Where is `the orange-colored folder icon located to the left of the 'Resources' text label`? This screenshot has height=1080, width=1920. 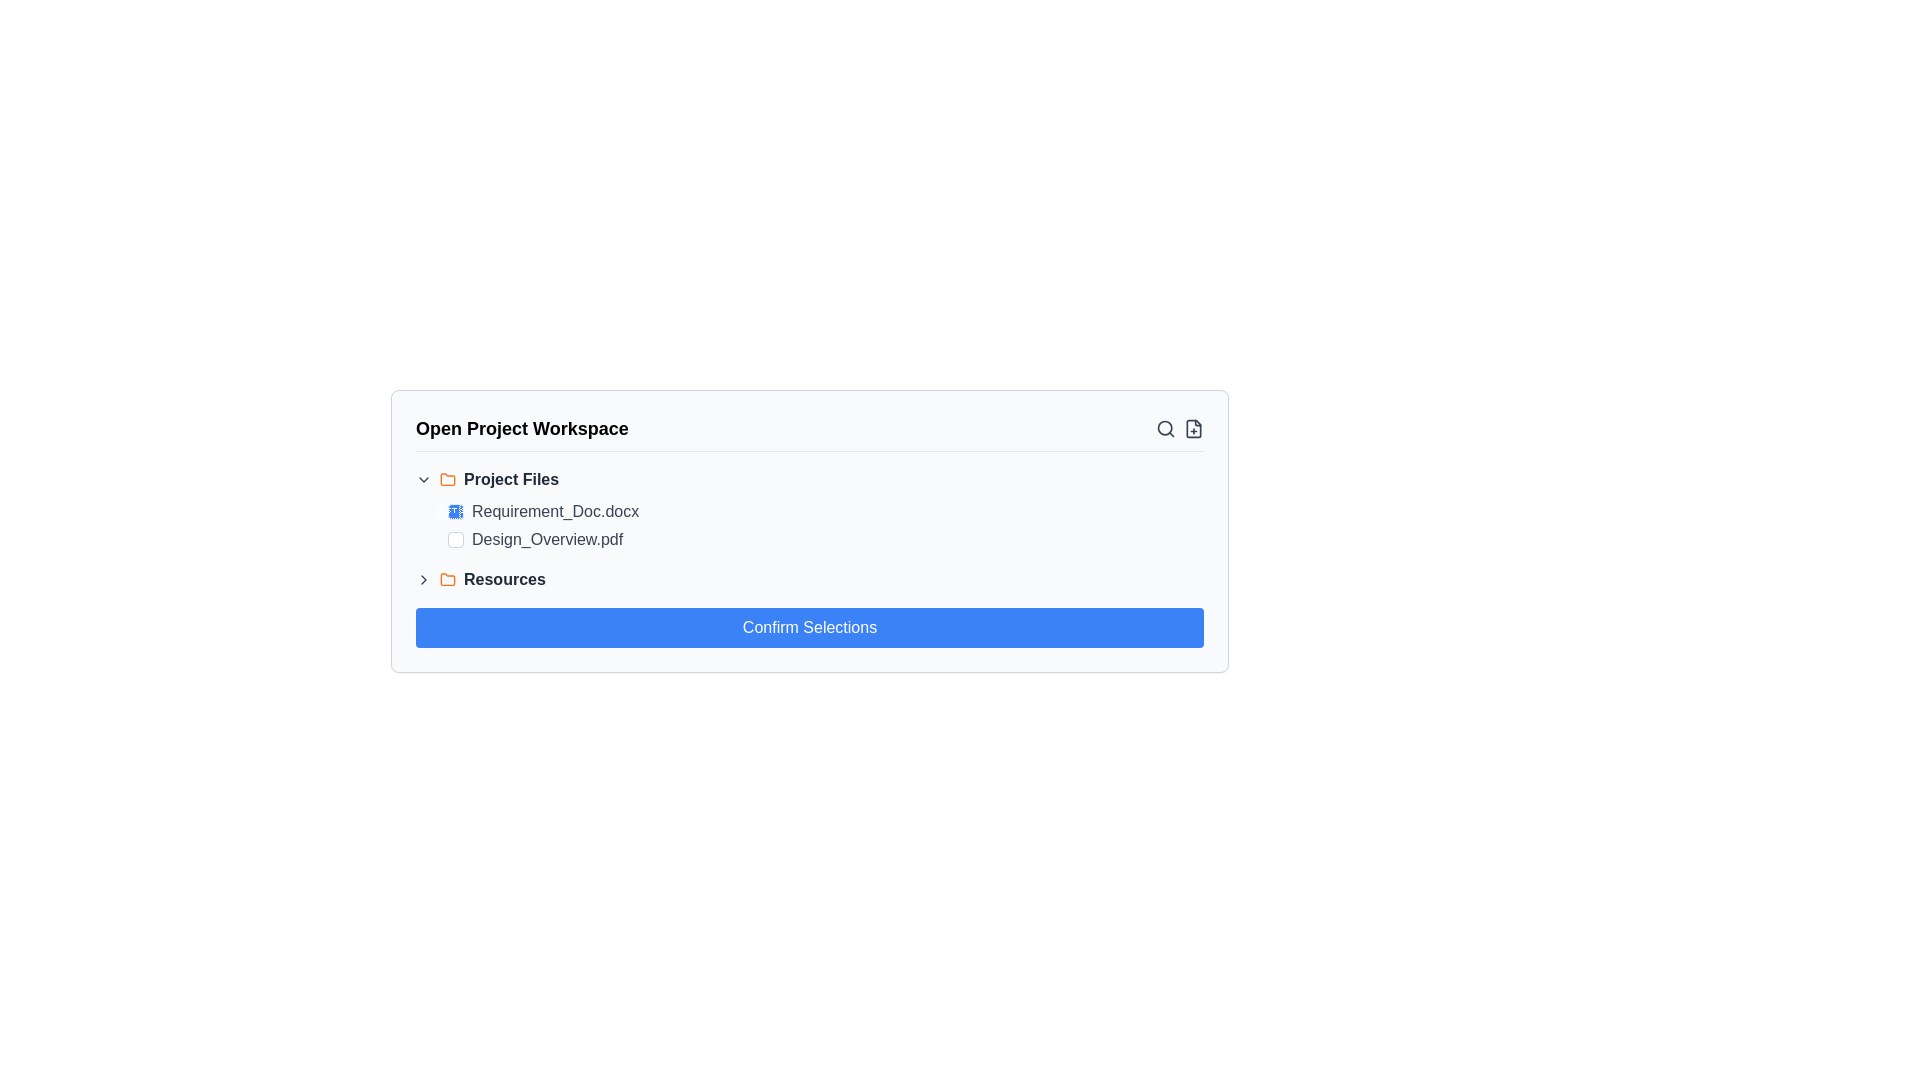
the orange-colored folder icon located to the left of the 'Resources' text label is located at coordinates (446, 579).